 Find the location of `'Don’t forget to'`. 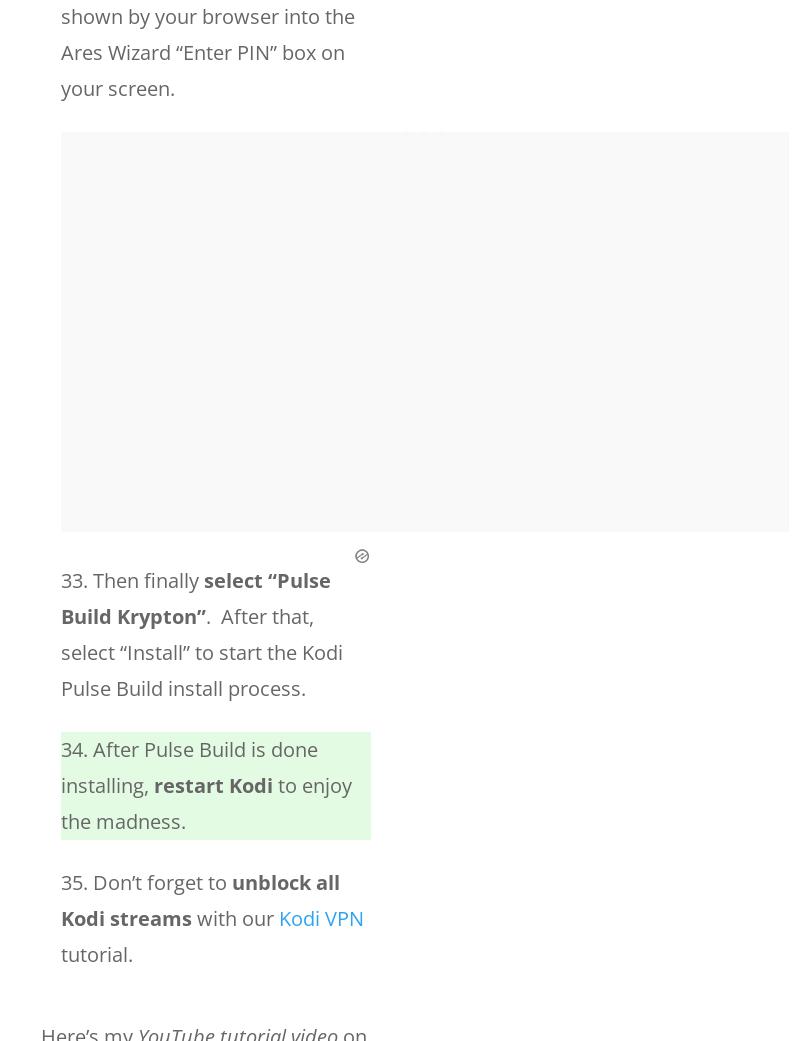

'Don’t forget to' is located at coordinates (161, 881).